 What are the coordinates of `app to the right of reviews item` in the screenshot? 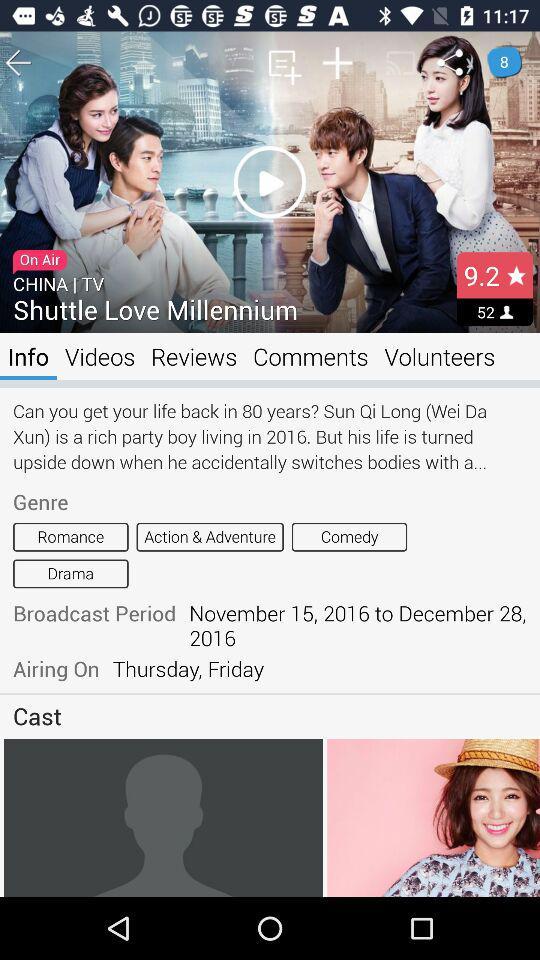 It's located at (310, 356).